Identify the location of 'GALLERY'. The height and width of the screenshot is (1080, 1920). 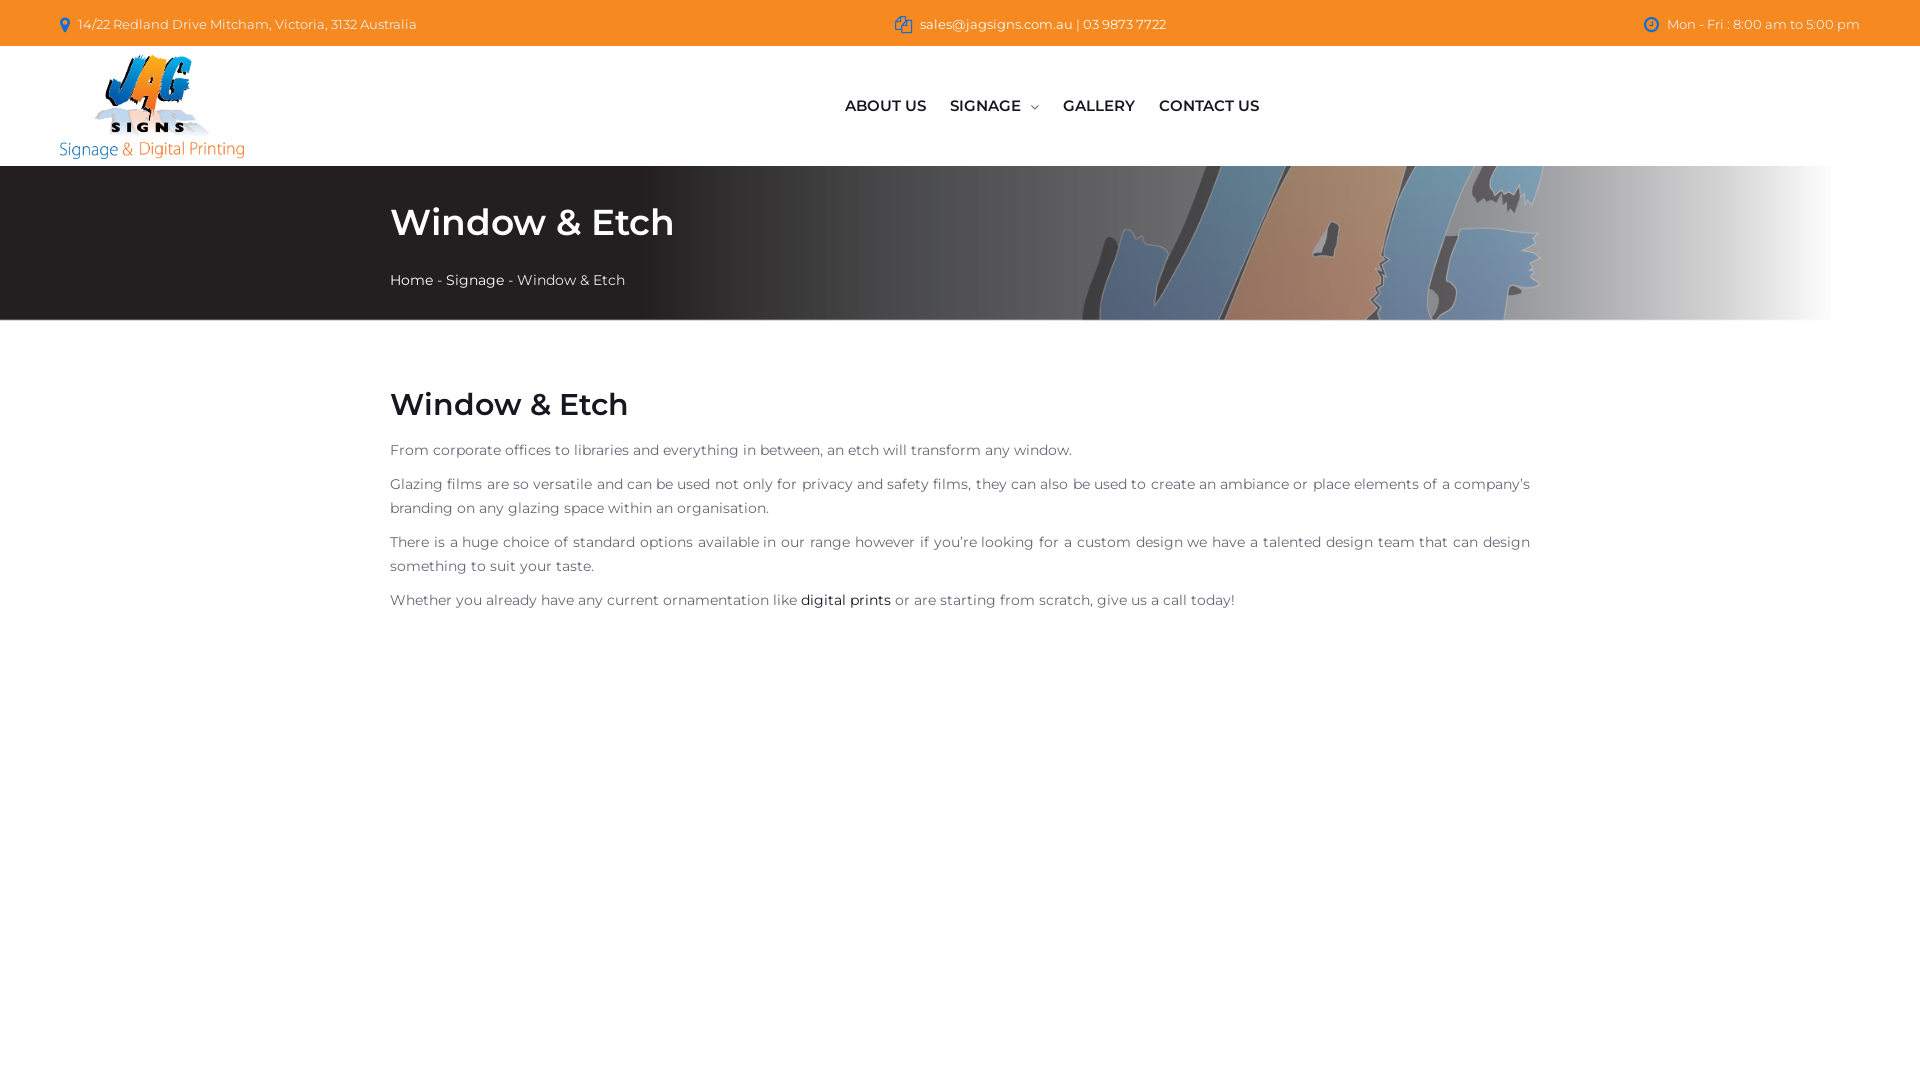
(1098, 105).